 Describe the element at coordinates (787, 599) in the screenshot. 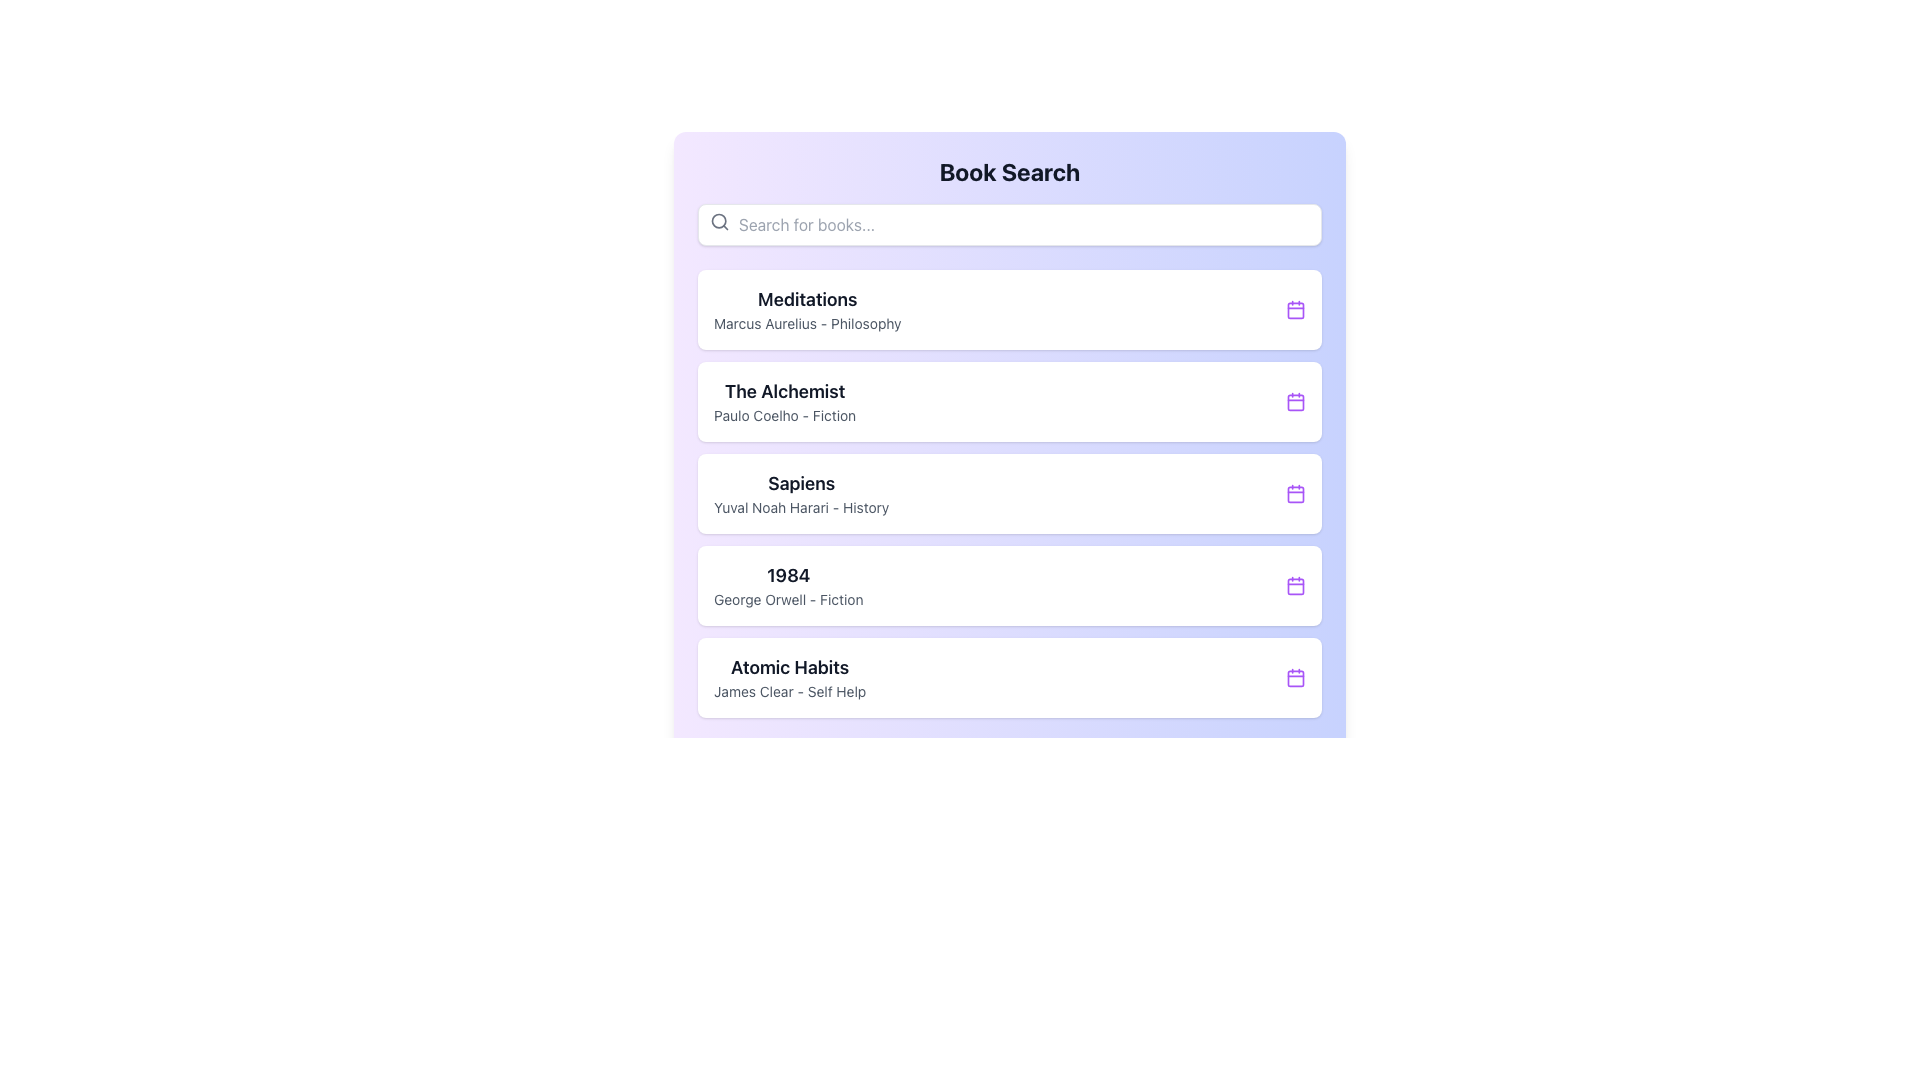

I see `the text label displaying the author's name and genre for the book entry '1984', located on the right side beneath the title` at that location.